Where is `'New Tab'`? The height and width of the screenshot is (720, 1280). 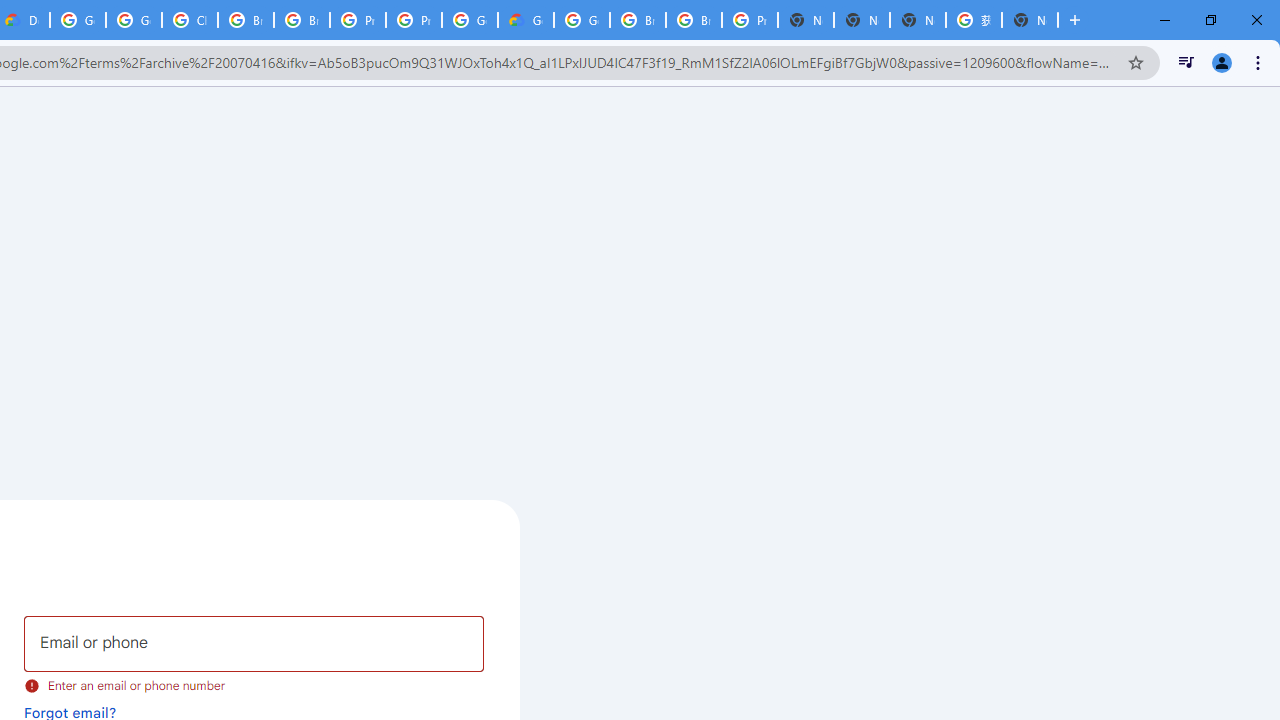
'New Tab' is located at coordinates (1030, 20).